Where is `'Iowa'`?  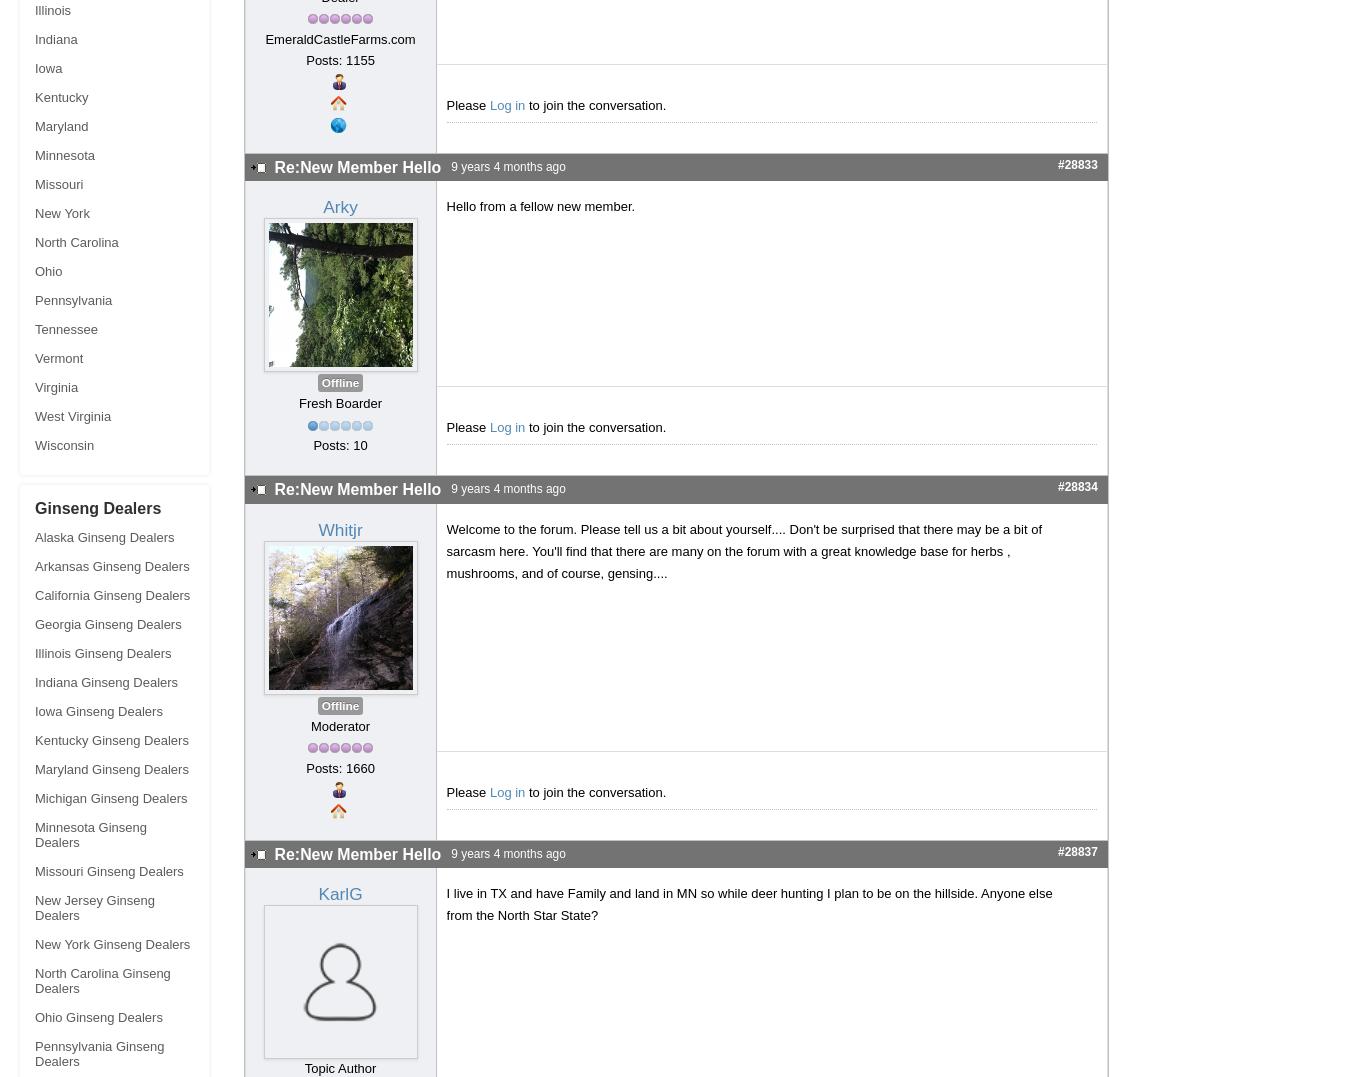 'Iowa' is located at coordinates (48, 68).